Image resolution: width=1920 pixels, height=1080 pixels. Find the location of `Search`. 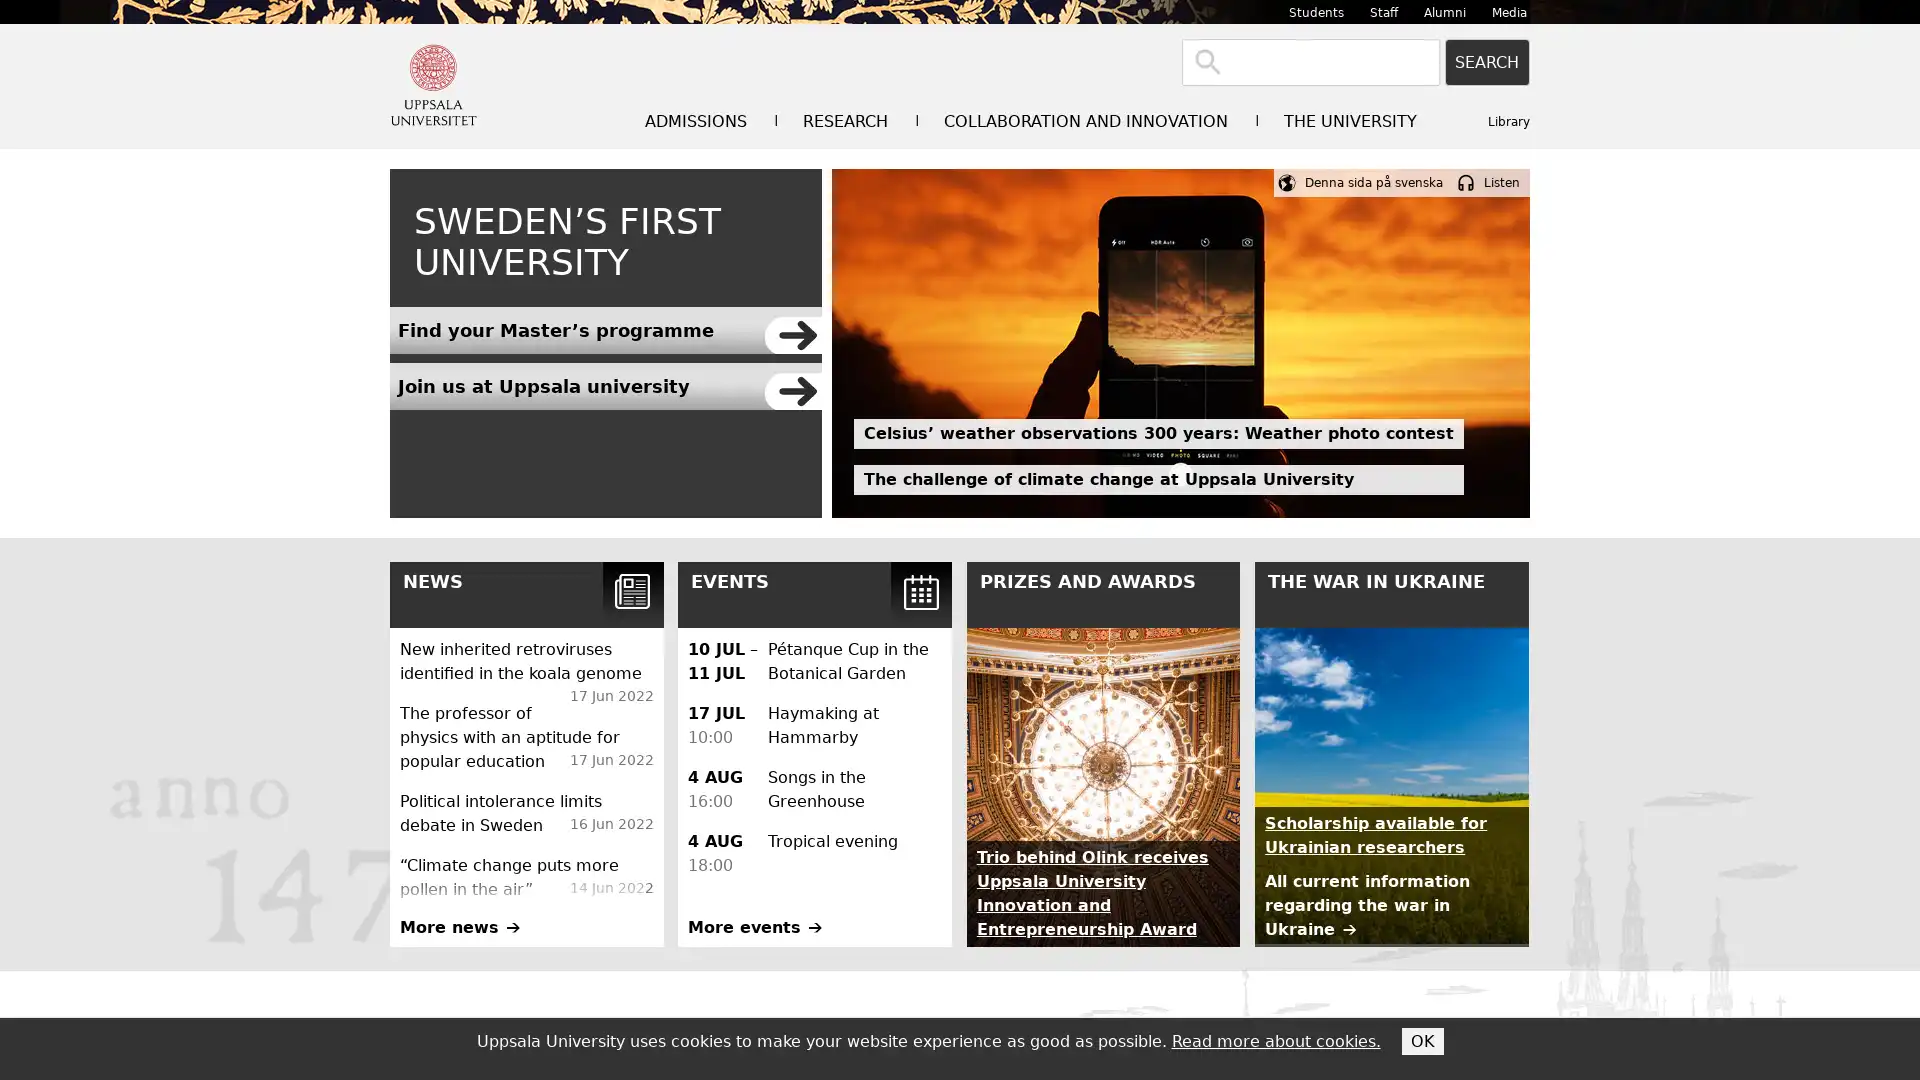

Search is located at coordinates (1487, 61).